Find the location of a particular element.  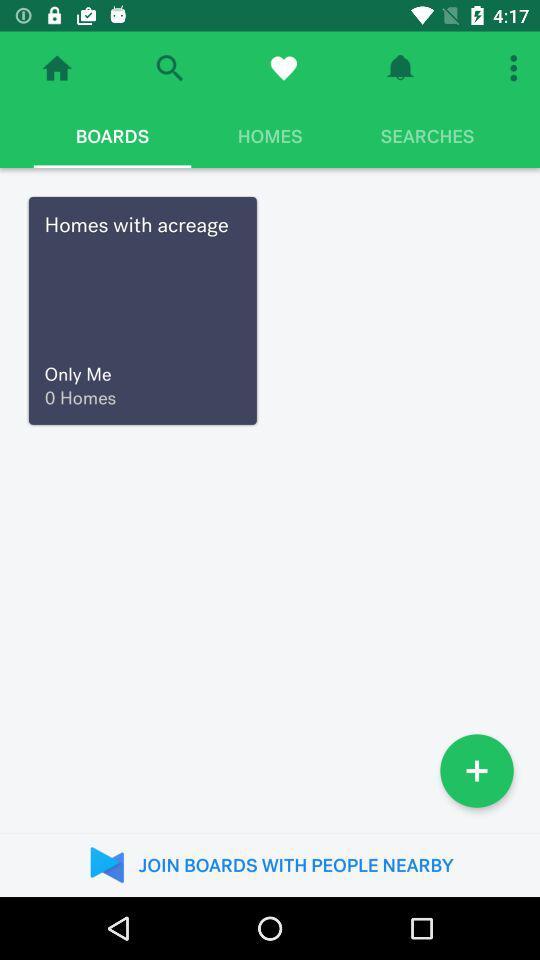

the searches item is located at coordinates (426, 135).